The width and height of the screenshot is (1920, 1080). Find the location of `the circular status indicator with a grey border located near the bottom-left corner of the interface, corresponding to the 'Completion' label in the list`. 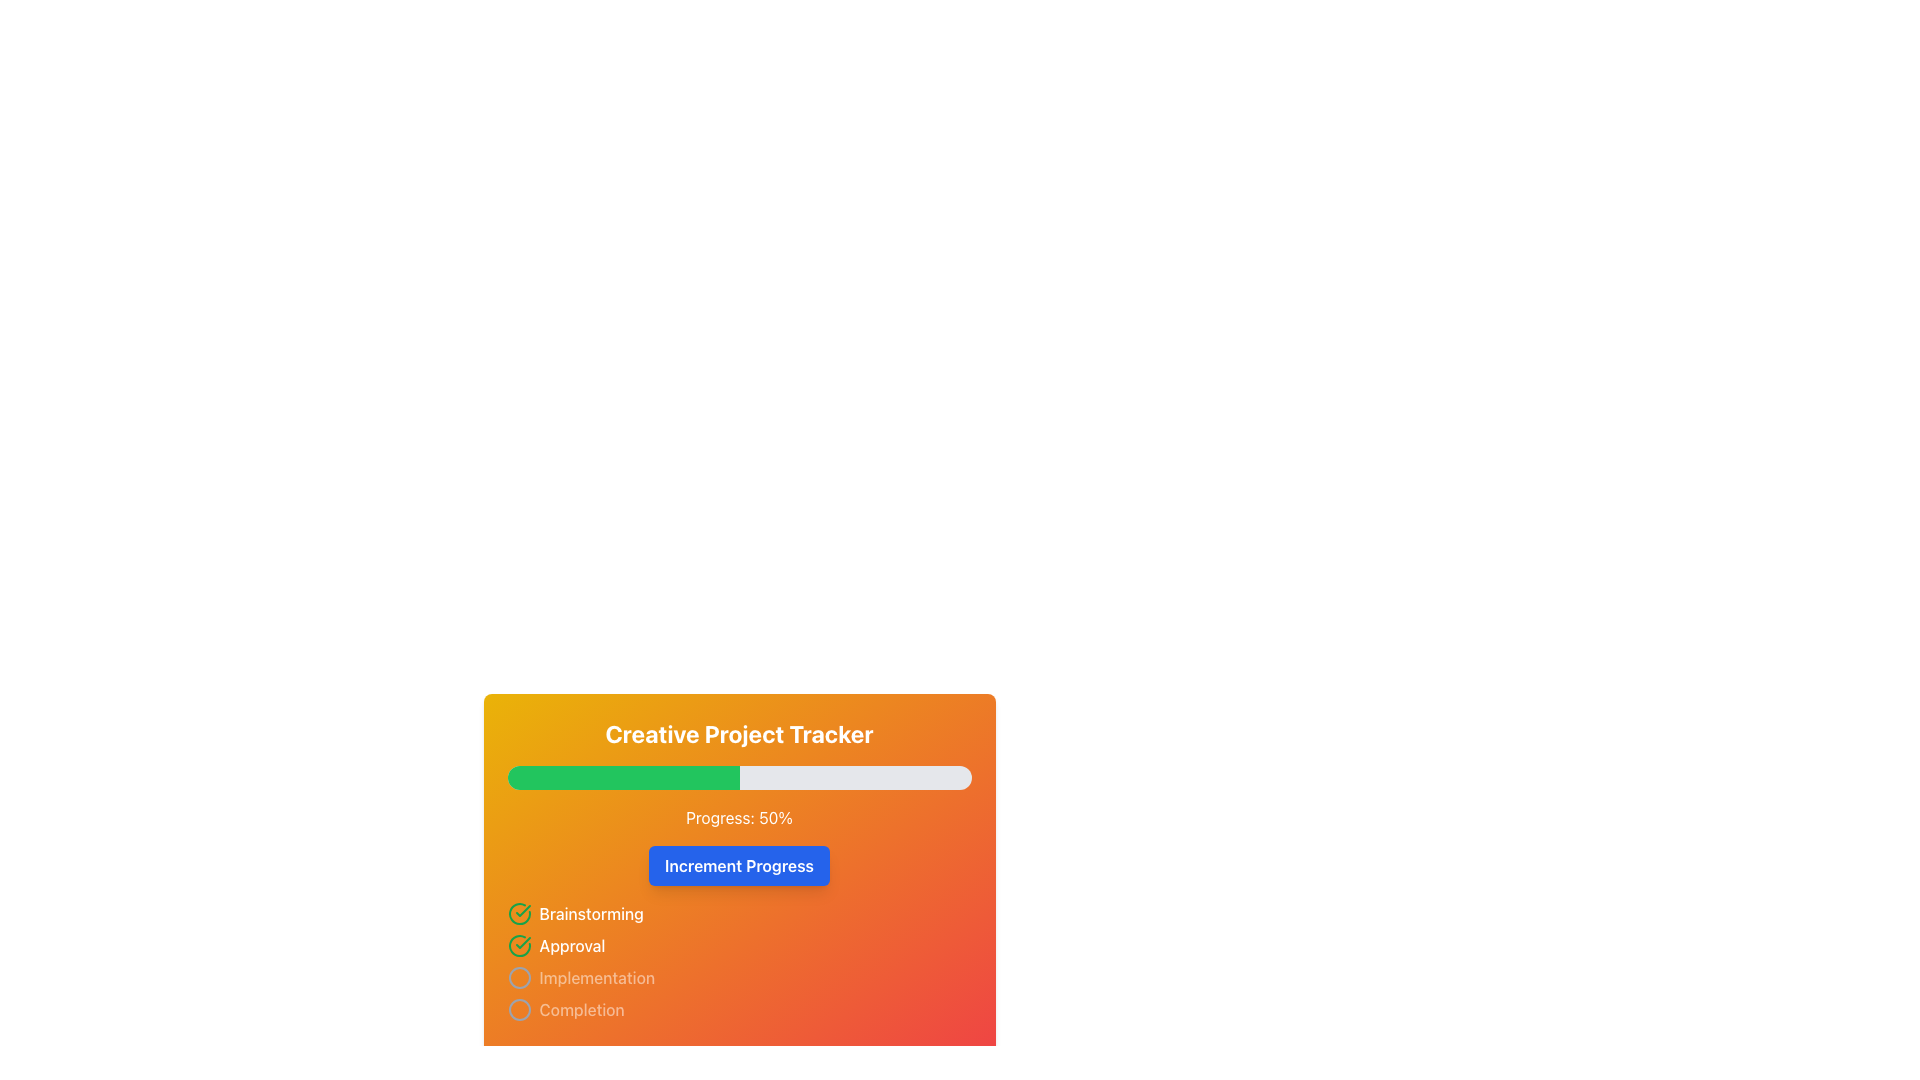

the circular status indicator with a grey border located near the bottom-left corner of the interface, corresponding to the 'Completion' label in the list is located at coordinates (519, 1010).